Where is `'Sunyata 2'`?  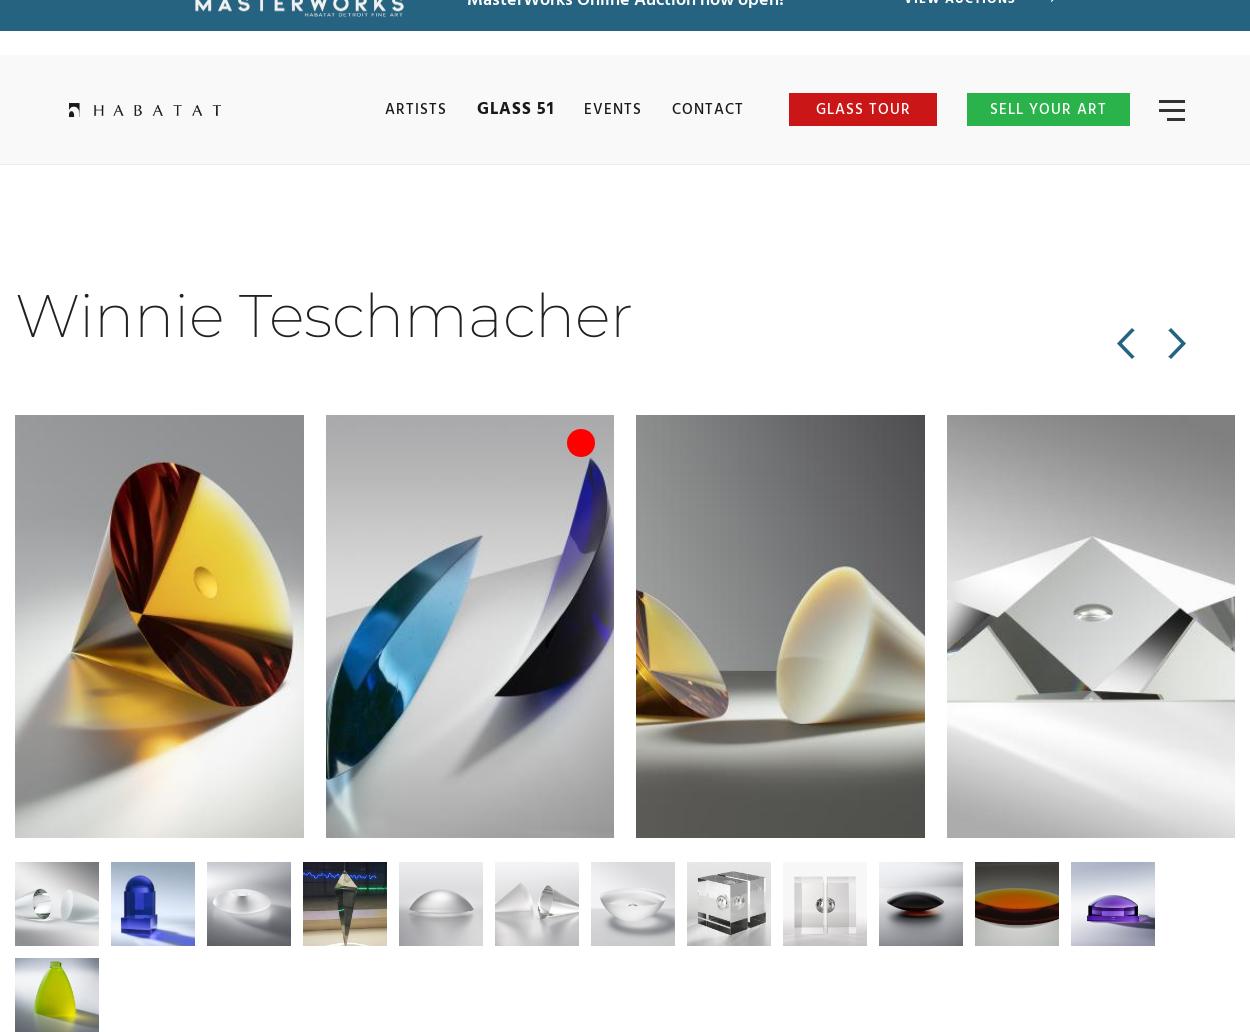
'Sunyata 2' is located at coordinates (82, 707).